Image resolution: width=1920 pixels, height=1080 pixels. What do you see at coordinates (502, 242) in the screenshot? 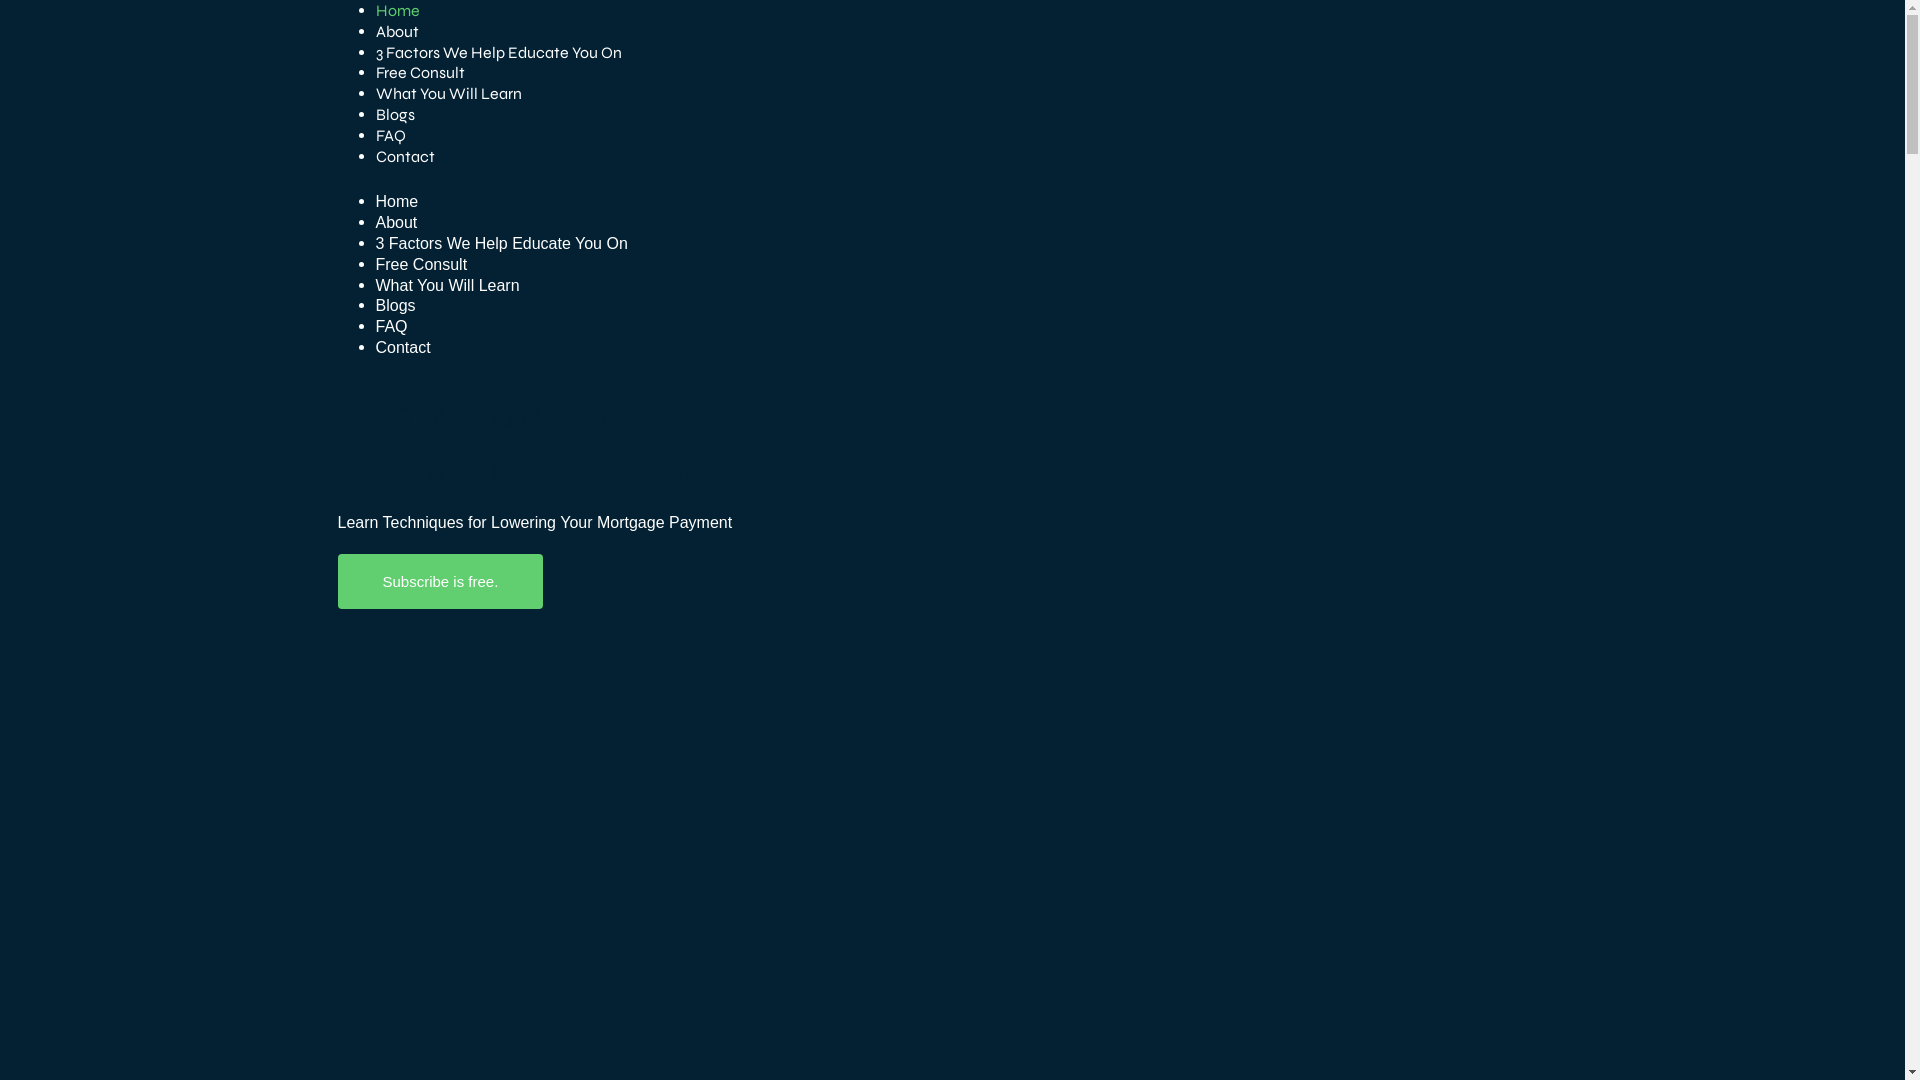
I see `'3 Factors We Help Educate You On'` at bounding box center [502, 242].